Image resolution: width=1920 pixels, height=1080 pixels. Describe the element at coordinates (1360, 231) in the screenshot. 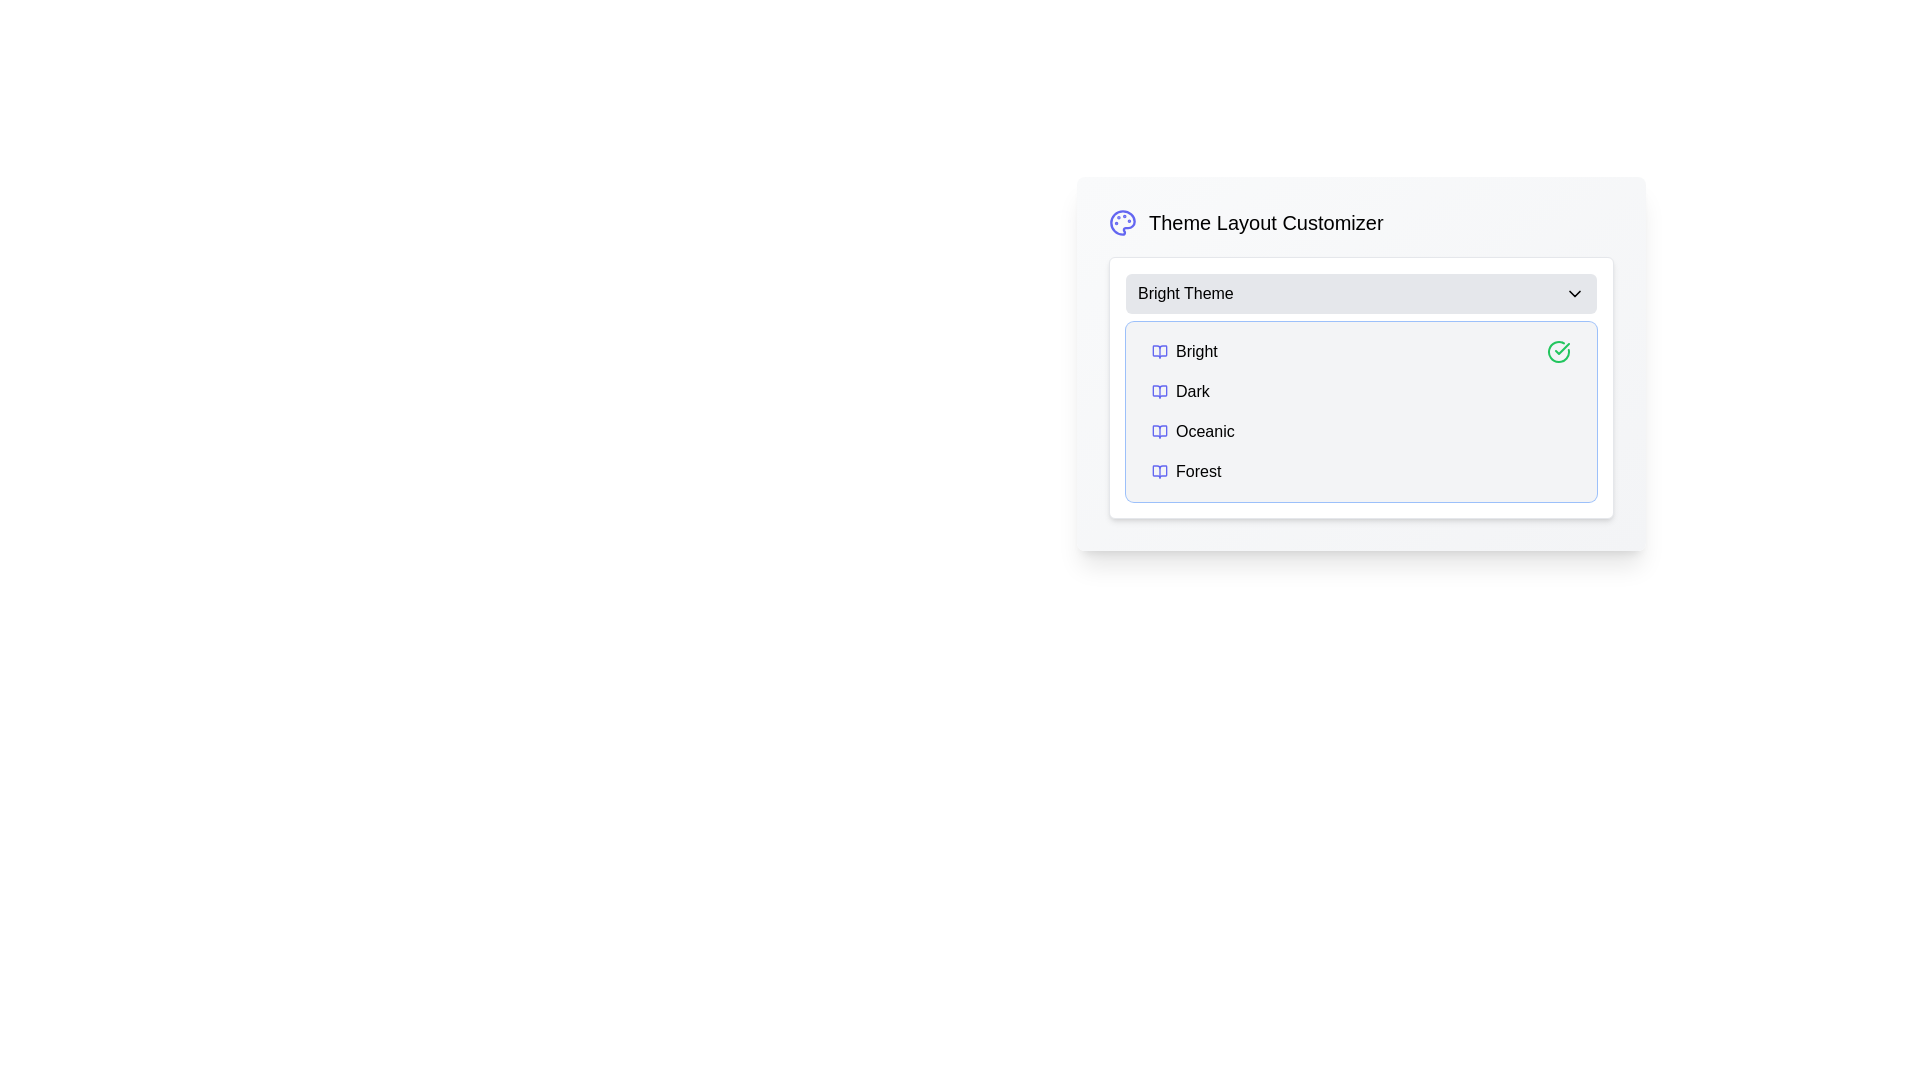

I see `descriptive text of the Header section labeled 'Theme Layout Customizer' next to the palette icon` at that location.